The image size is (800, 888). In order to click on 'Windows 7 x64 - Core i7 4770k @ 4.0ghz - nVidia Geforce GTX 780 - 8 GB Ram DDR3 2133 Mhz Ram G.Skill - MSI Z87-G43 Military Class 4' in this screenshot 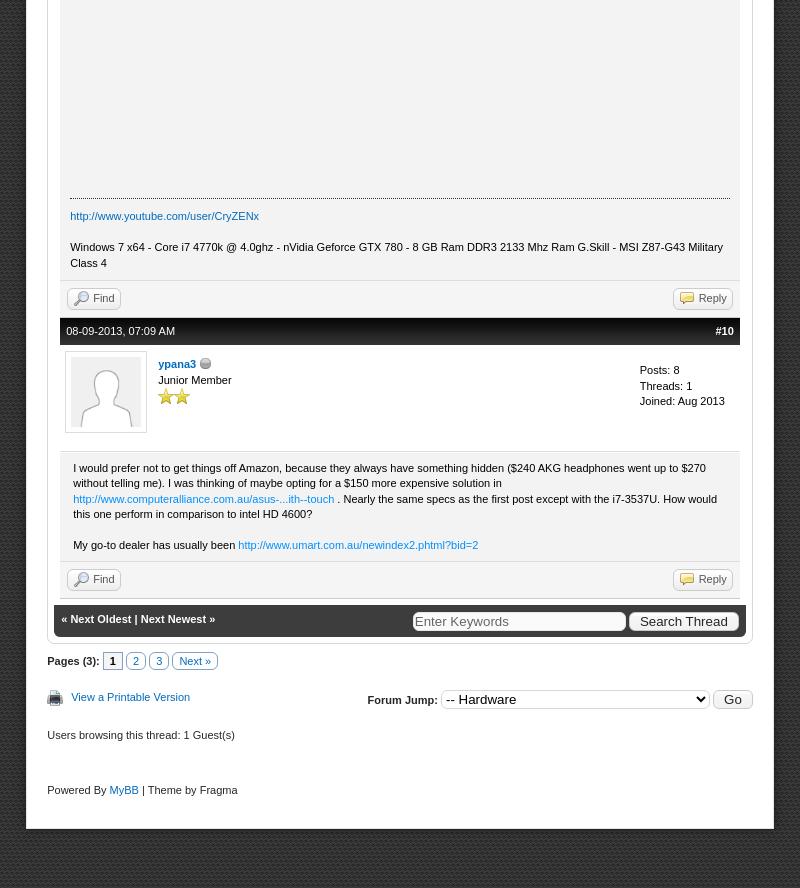, I will do `click(395, 254)`.